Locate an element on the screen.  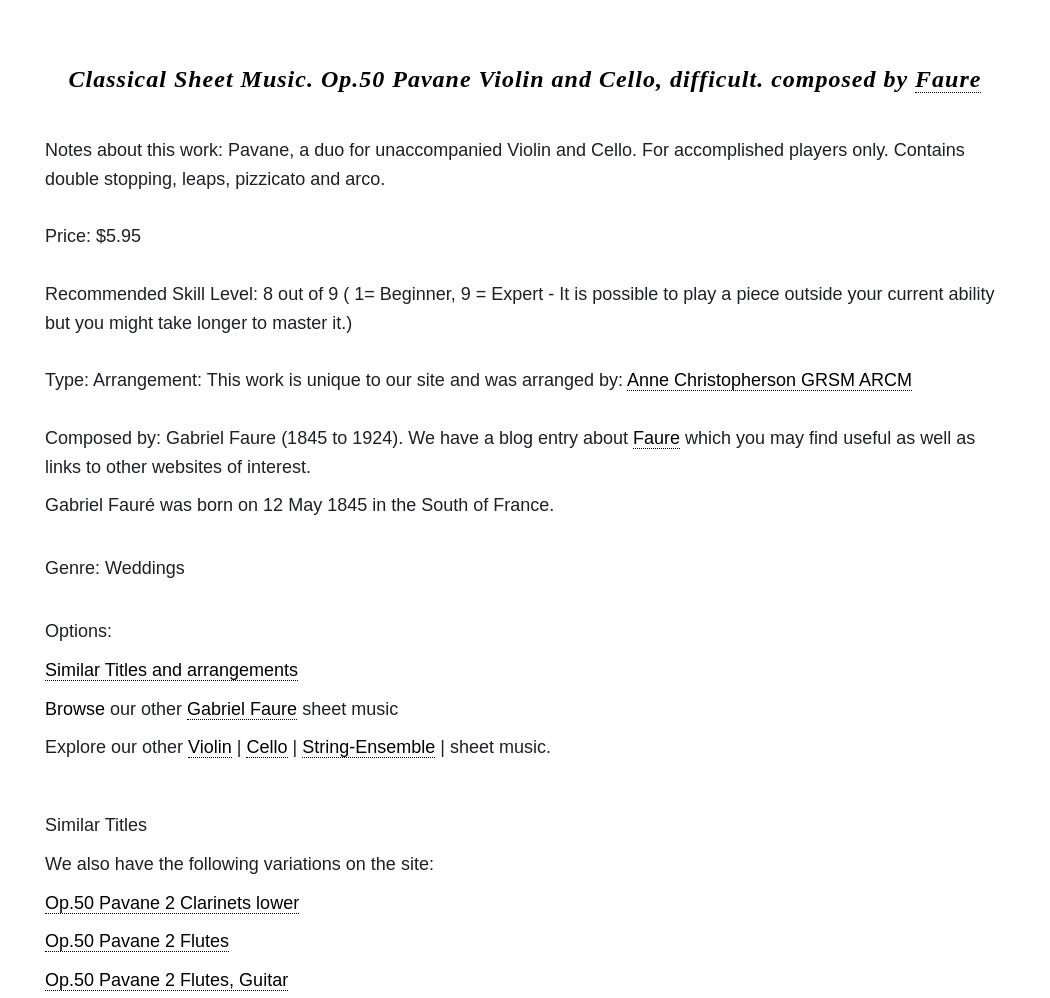
'String-Ensemble' is located at coordinates (301, 747).